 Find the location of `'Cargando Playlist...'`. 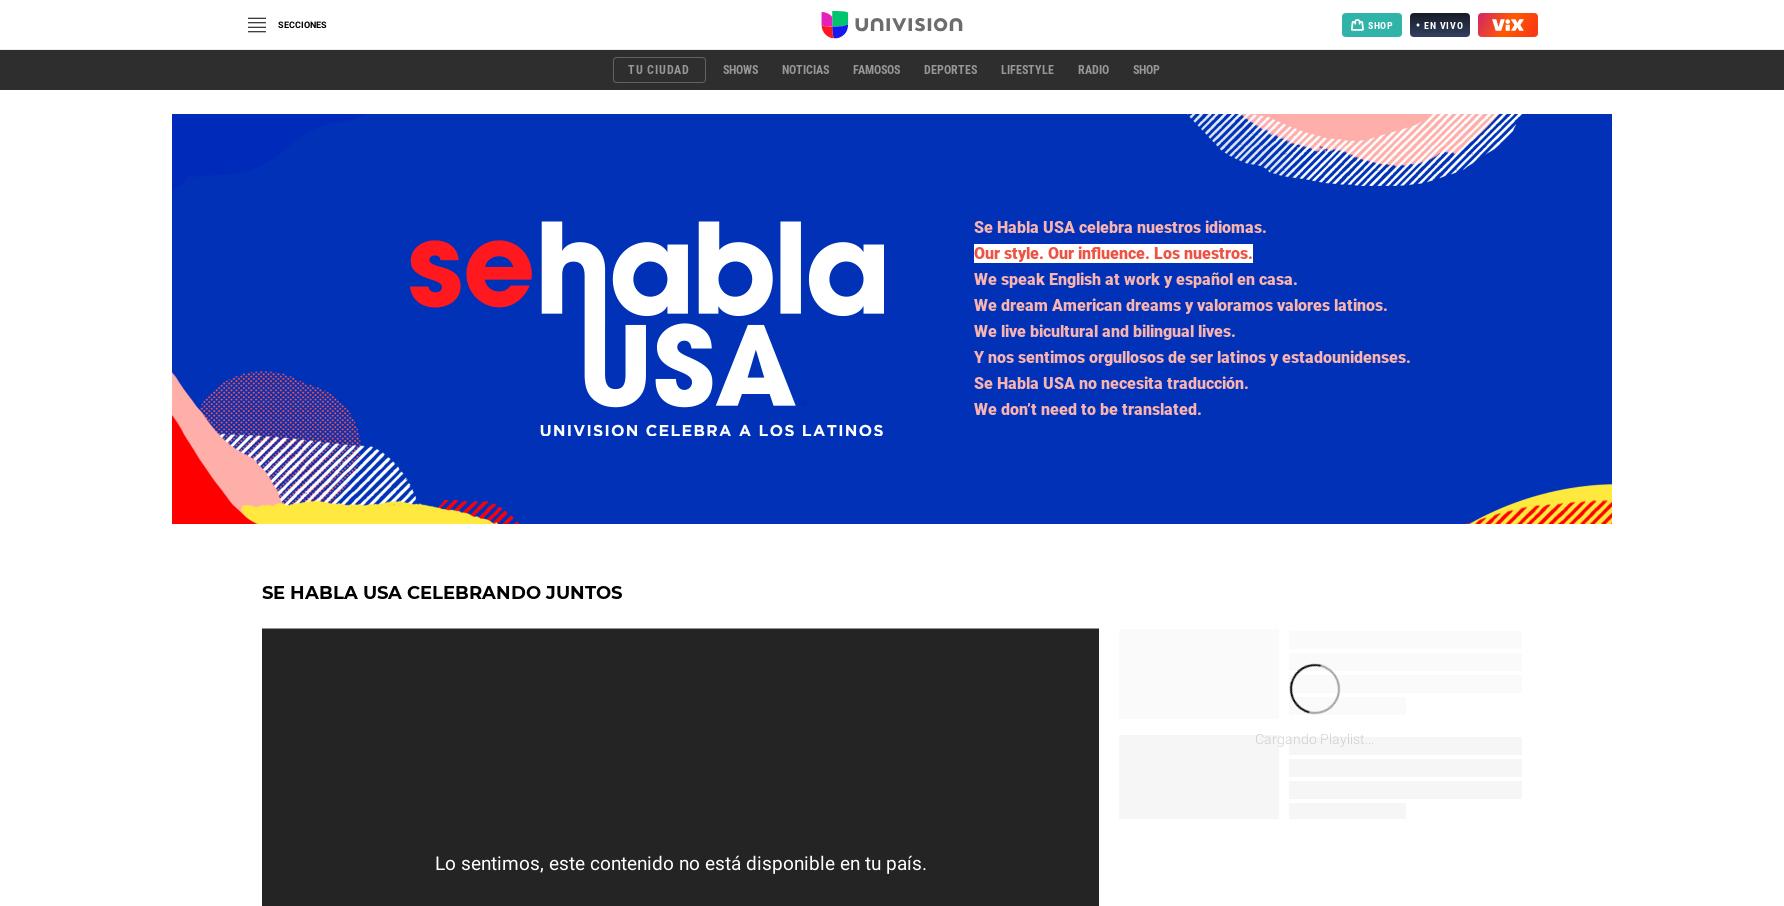

'Cargando Playlist...' is located at coordinates (1313, 738).